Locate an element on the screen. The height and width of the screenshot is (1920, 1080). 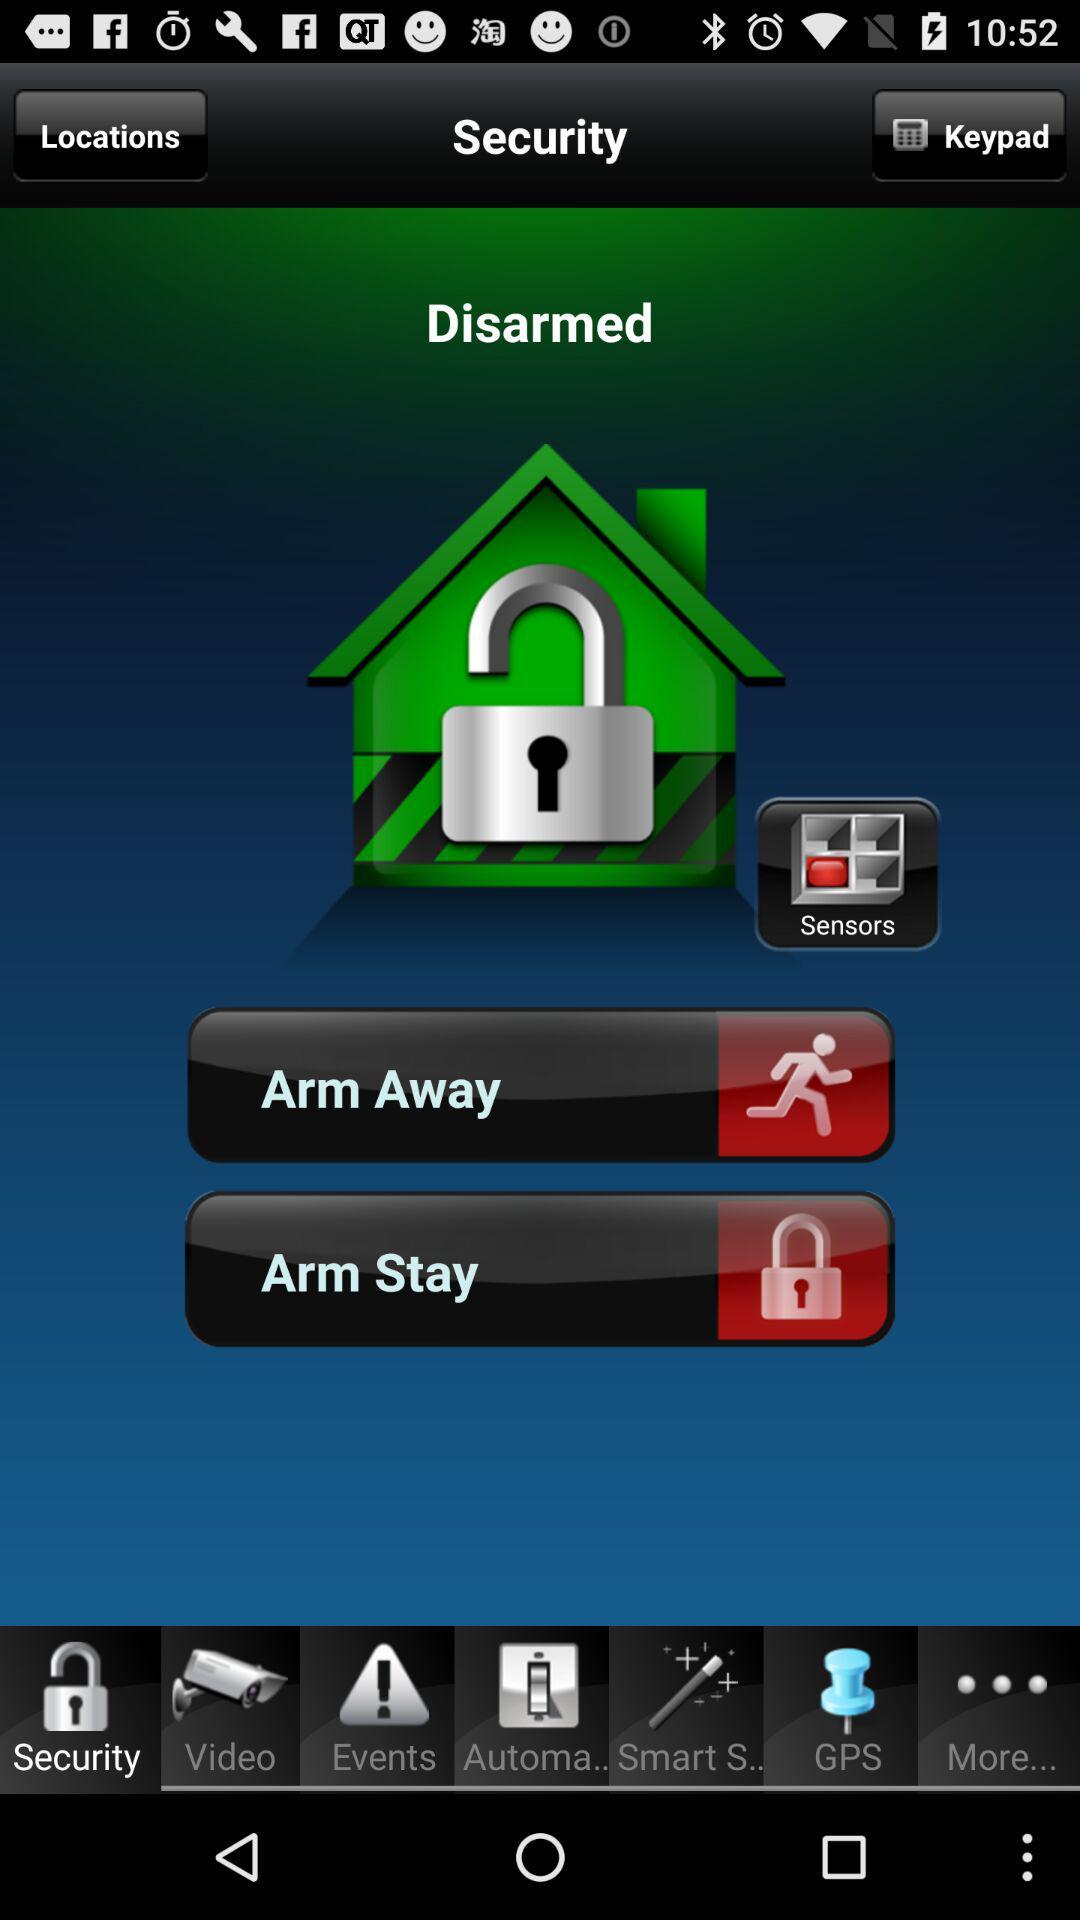
icon above arm away button is located at coordinates (847, 874).